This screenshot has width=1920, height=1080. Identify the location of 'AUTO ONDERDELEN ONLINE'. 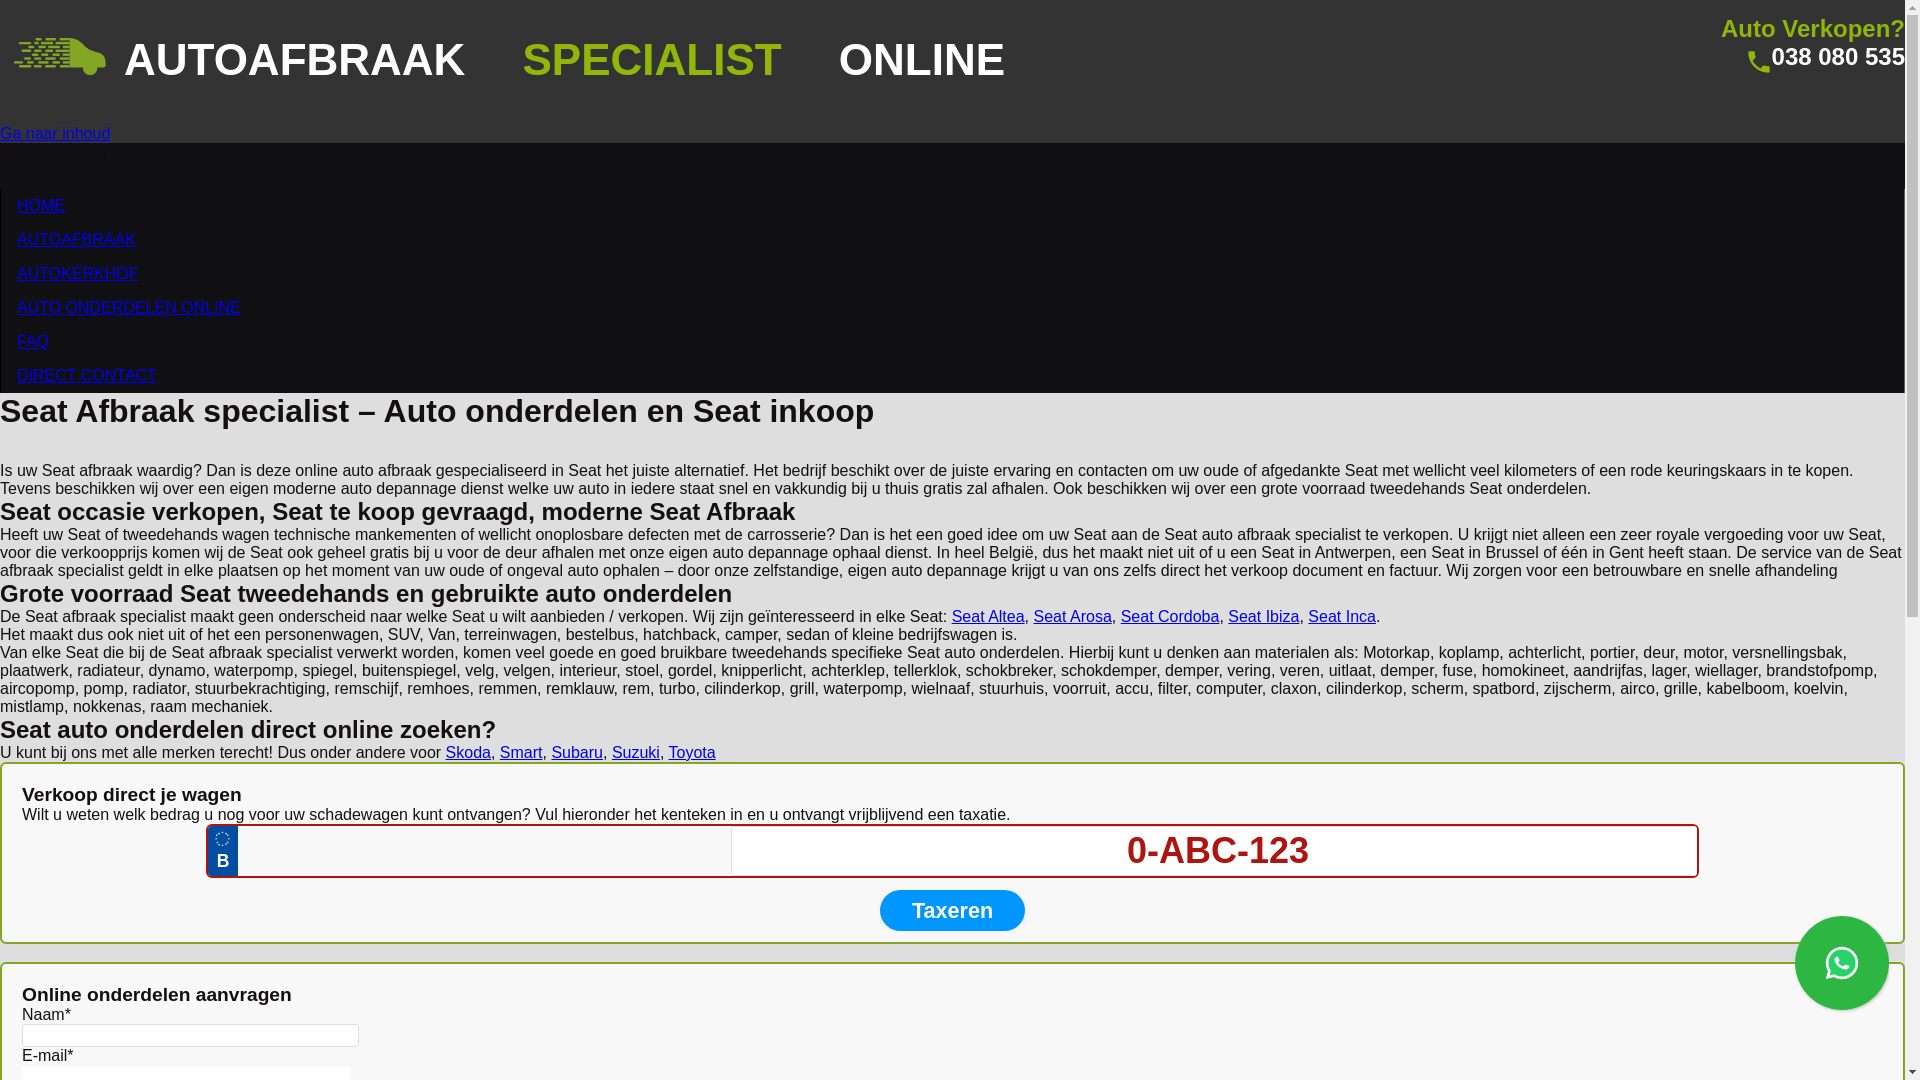
(128, 307).